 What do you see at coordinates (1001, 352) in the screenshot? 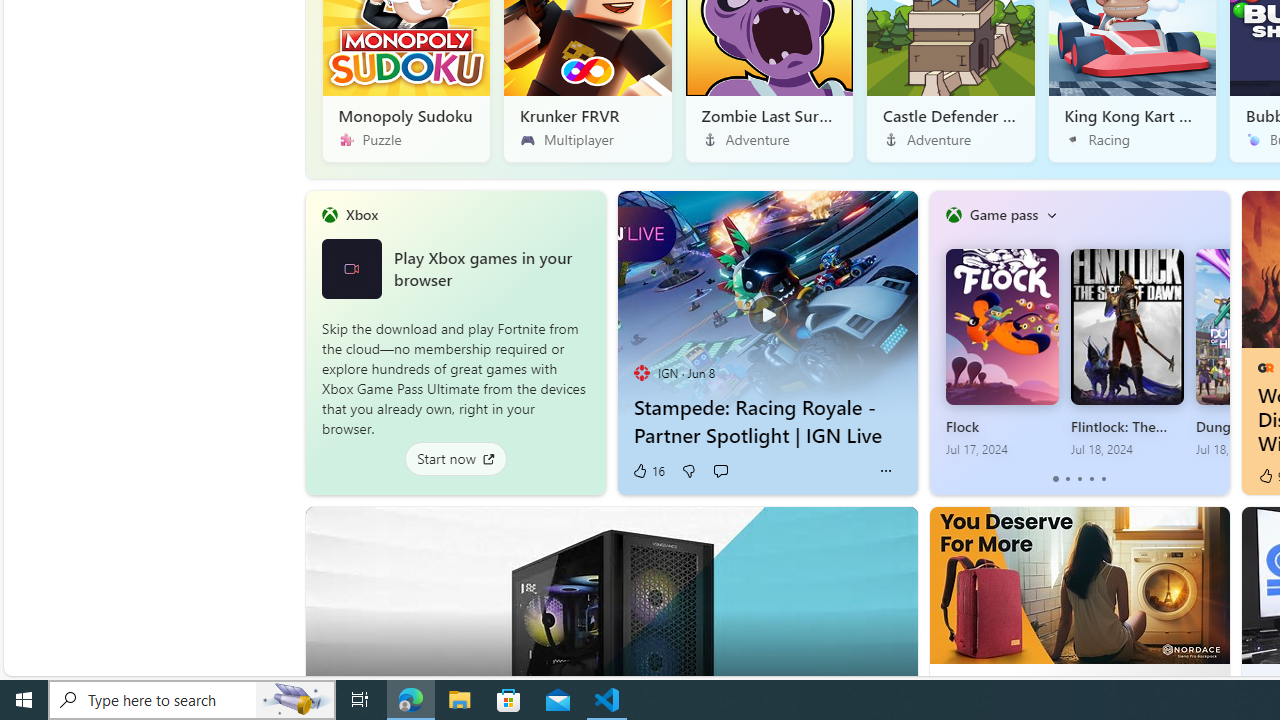
I see `'Flock Jul 17, 2024'` at bounding box center [1001, 352].